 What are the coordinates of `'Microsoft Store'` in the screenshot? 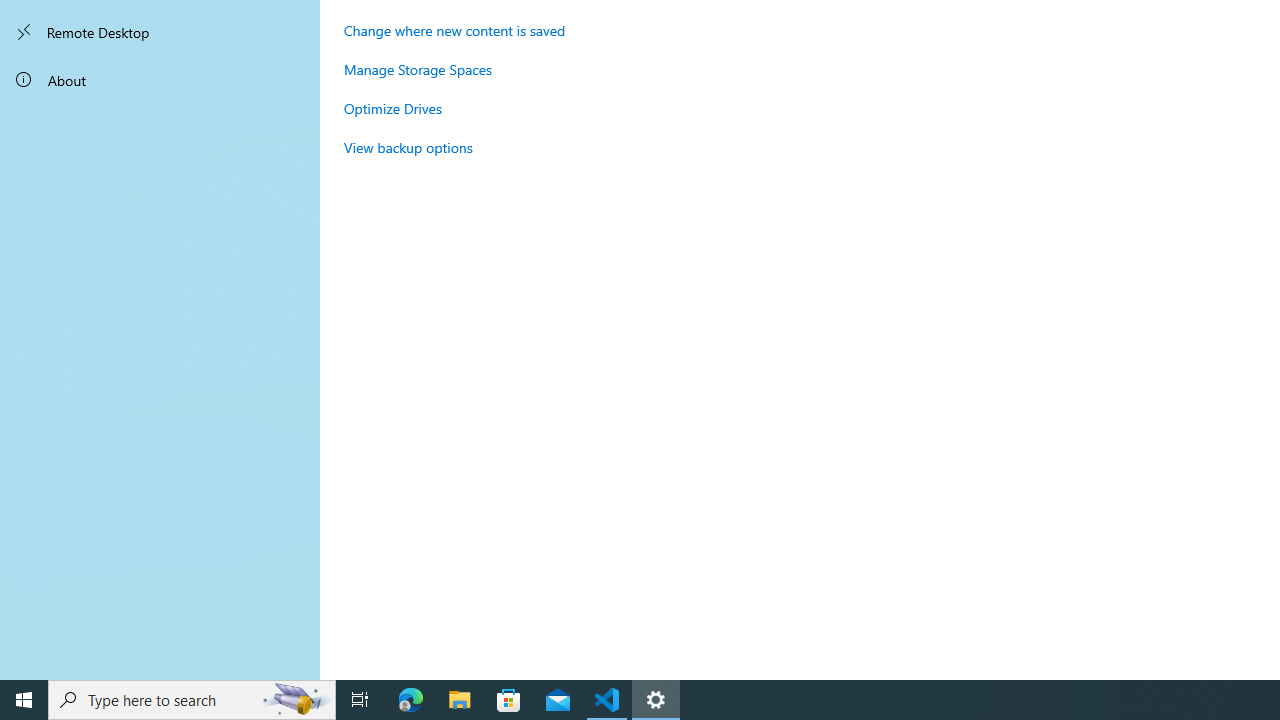 It's located at (509, 698).